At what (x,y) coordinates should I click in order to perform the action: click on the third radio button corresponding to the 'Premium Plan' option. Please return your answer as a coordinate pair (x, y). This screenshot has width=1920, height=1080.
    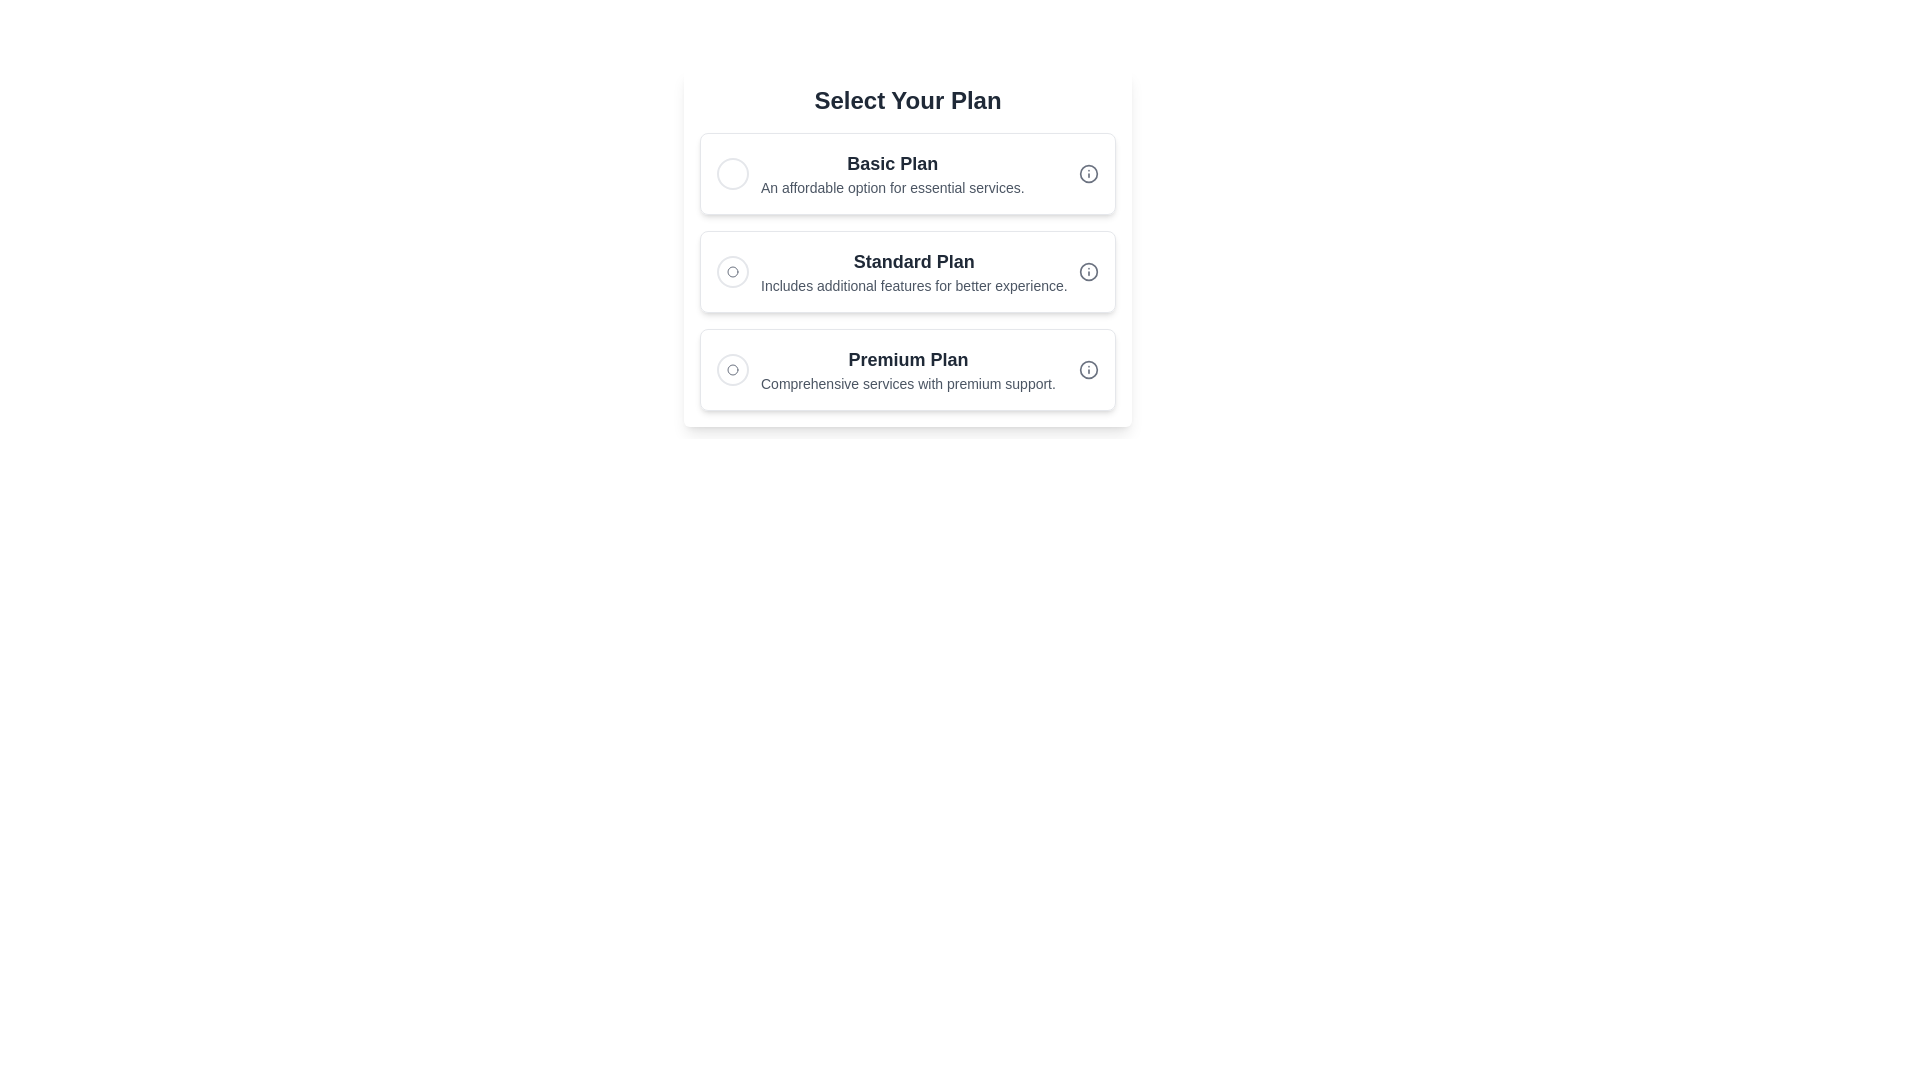
    Looking at the image, I should click on (732, 370).